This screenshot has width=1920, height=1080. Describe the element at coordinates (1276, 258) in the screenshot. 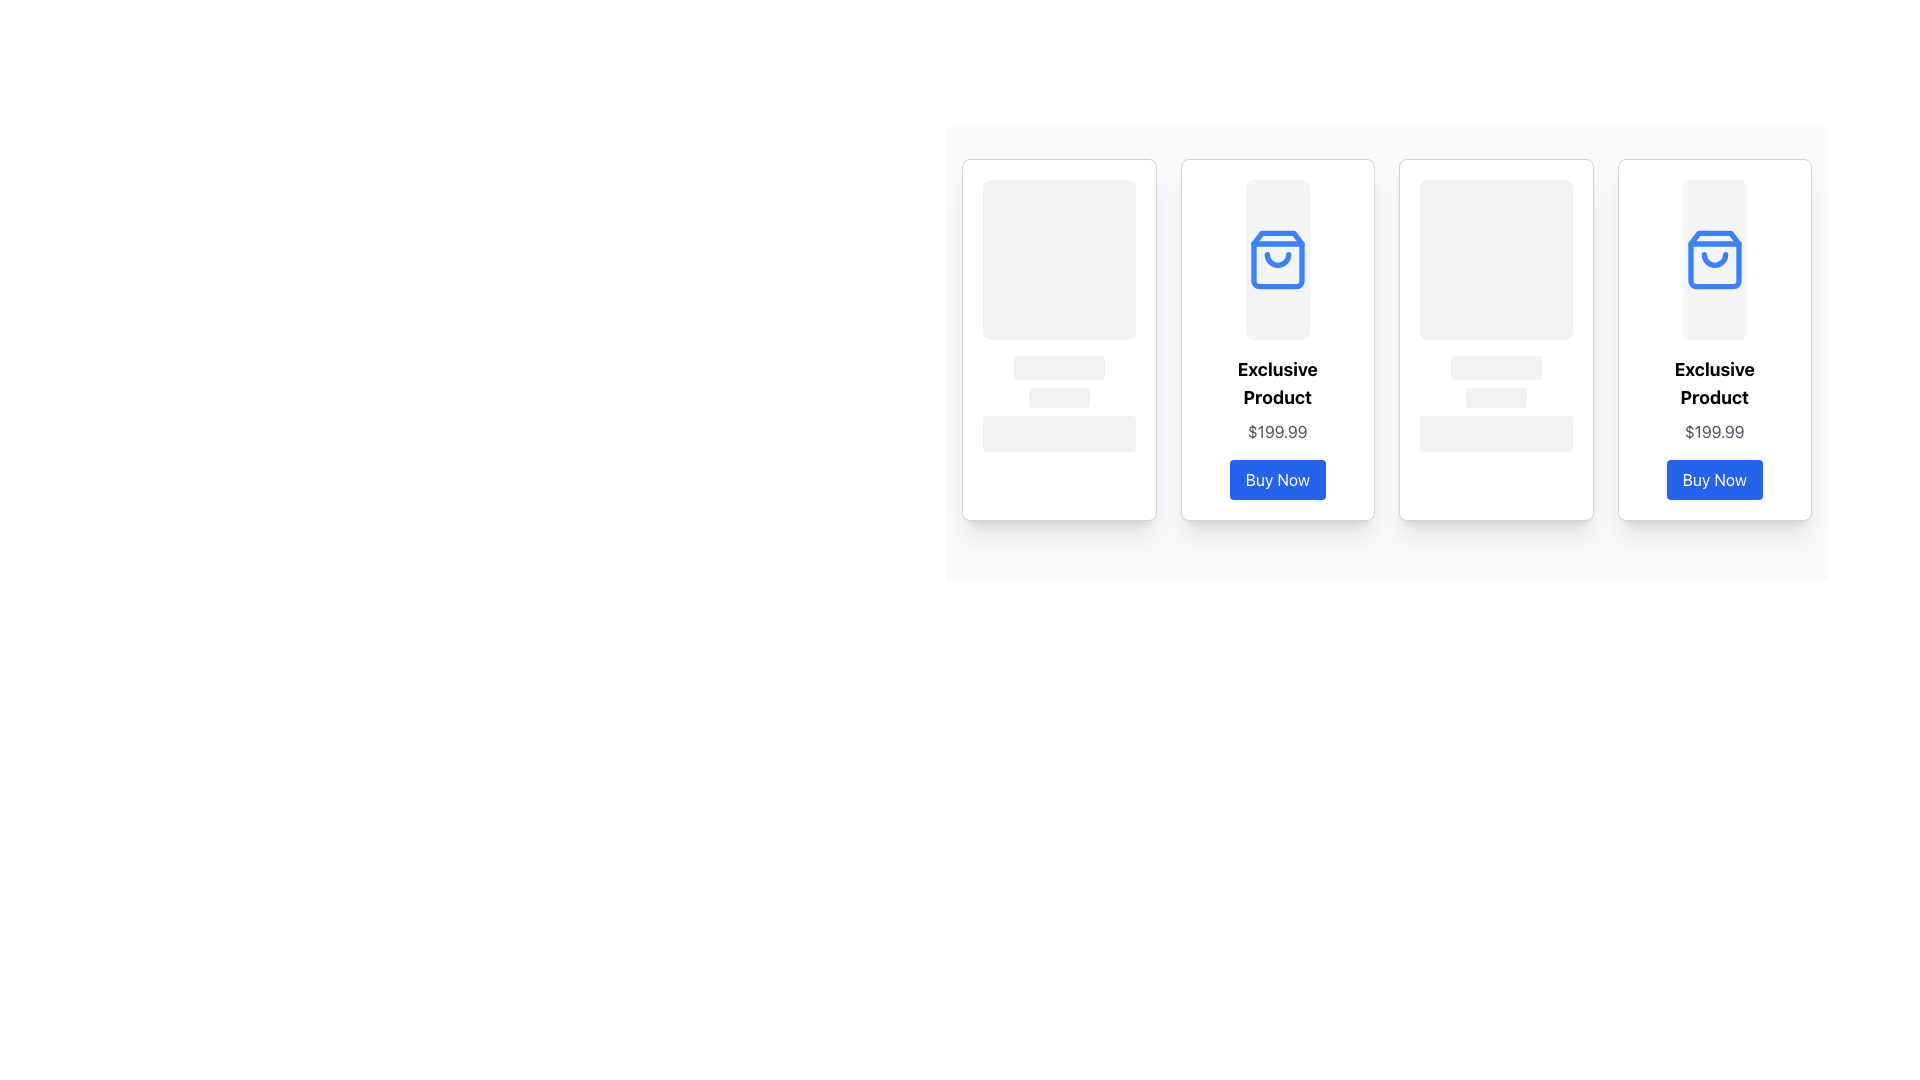

I see `the shopping-related icon located in the second product card from the left, centered vertically above the product title and price labels` at that location.